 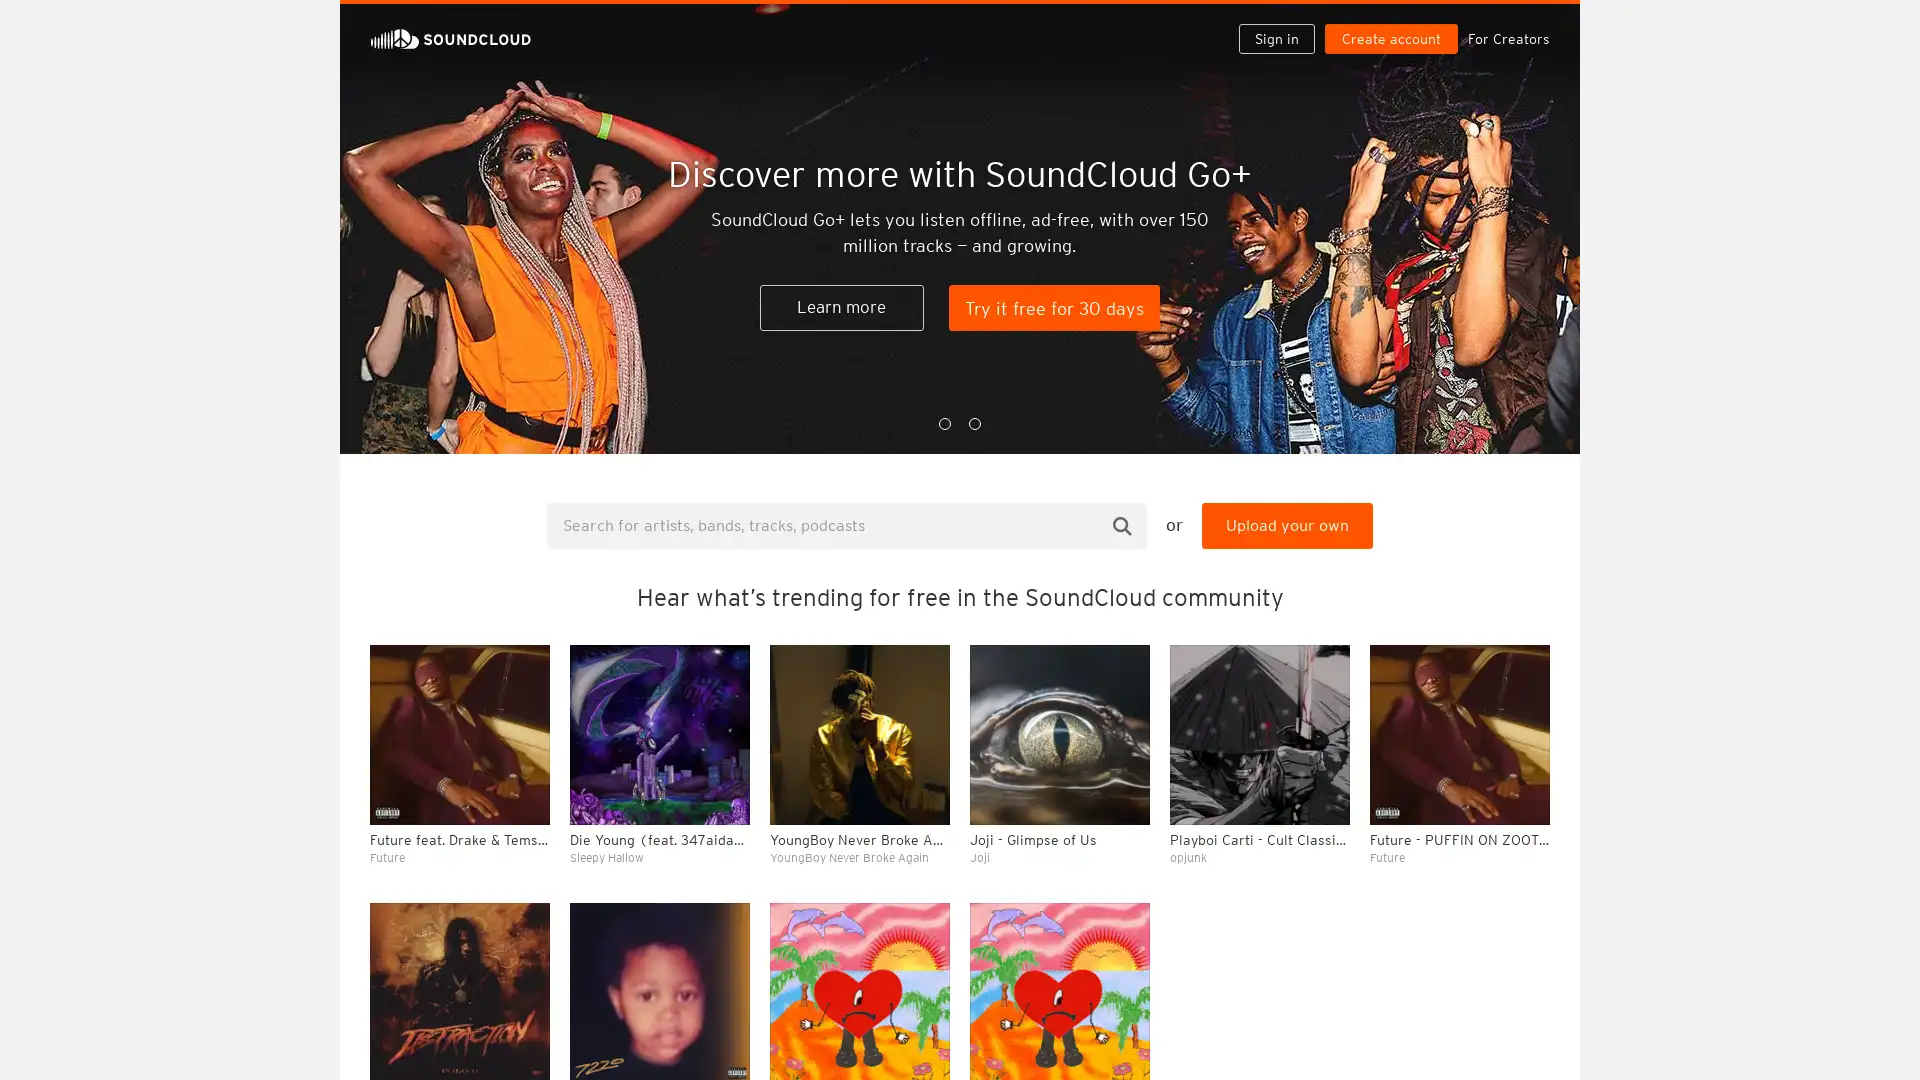 What do you see at coordinates (1284, 22) in the screenshot?
I see `Sign in` at bounding box center [1284, 22].